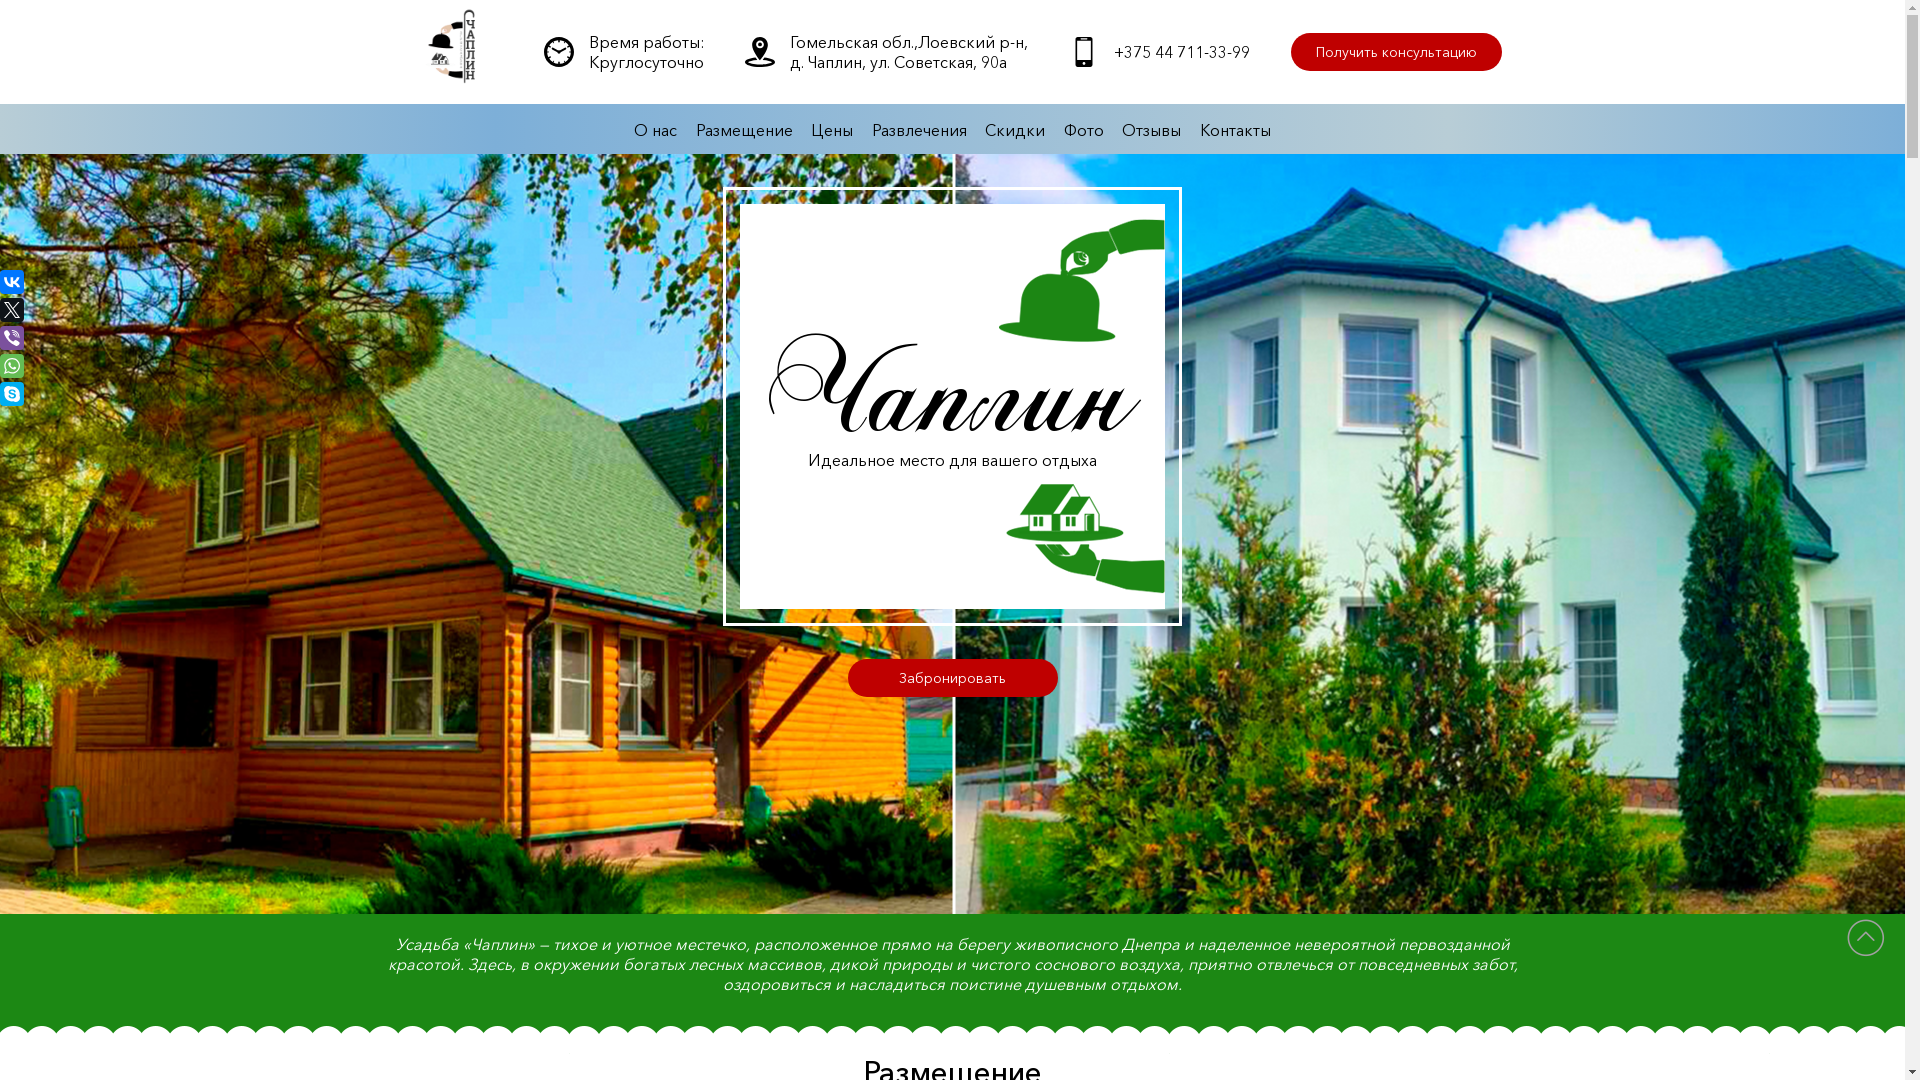  What do you see at coordinates (0, 309) in the screenshot?
I see `'Twitter'` at bounding box center [0, 309].